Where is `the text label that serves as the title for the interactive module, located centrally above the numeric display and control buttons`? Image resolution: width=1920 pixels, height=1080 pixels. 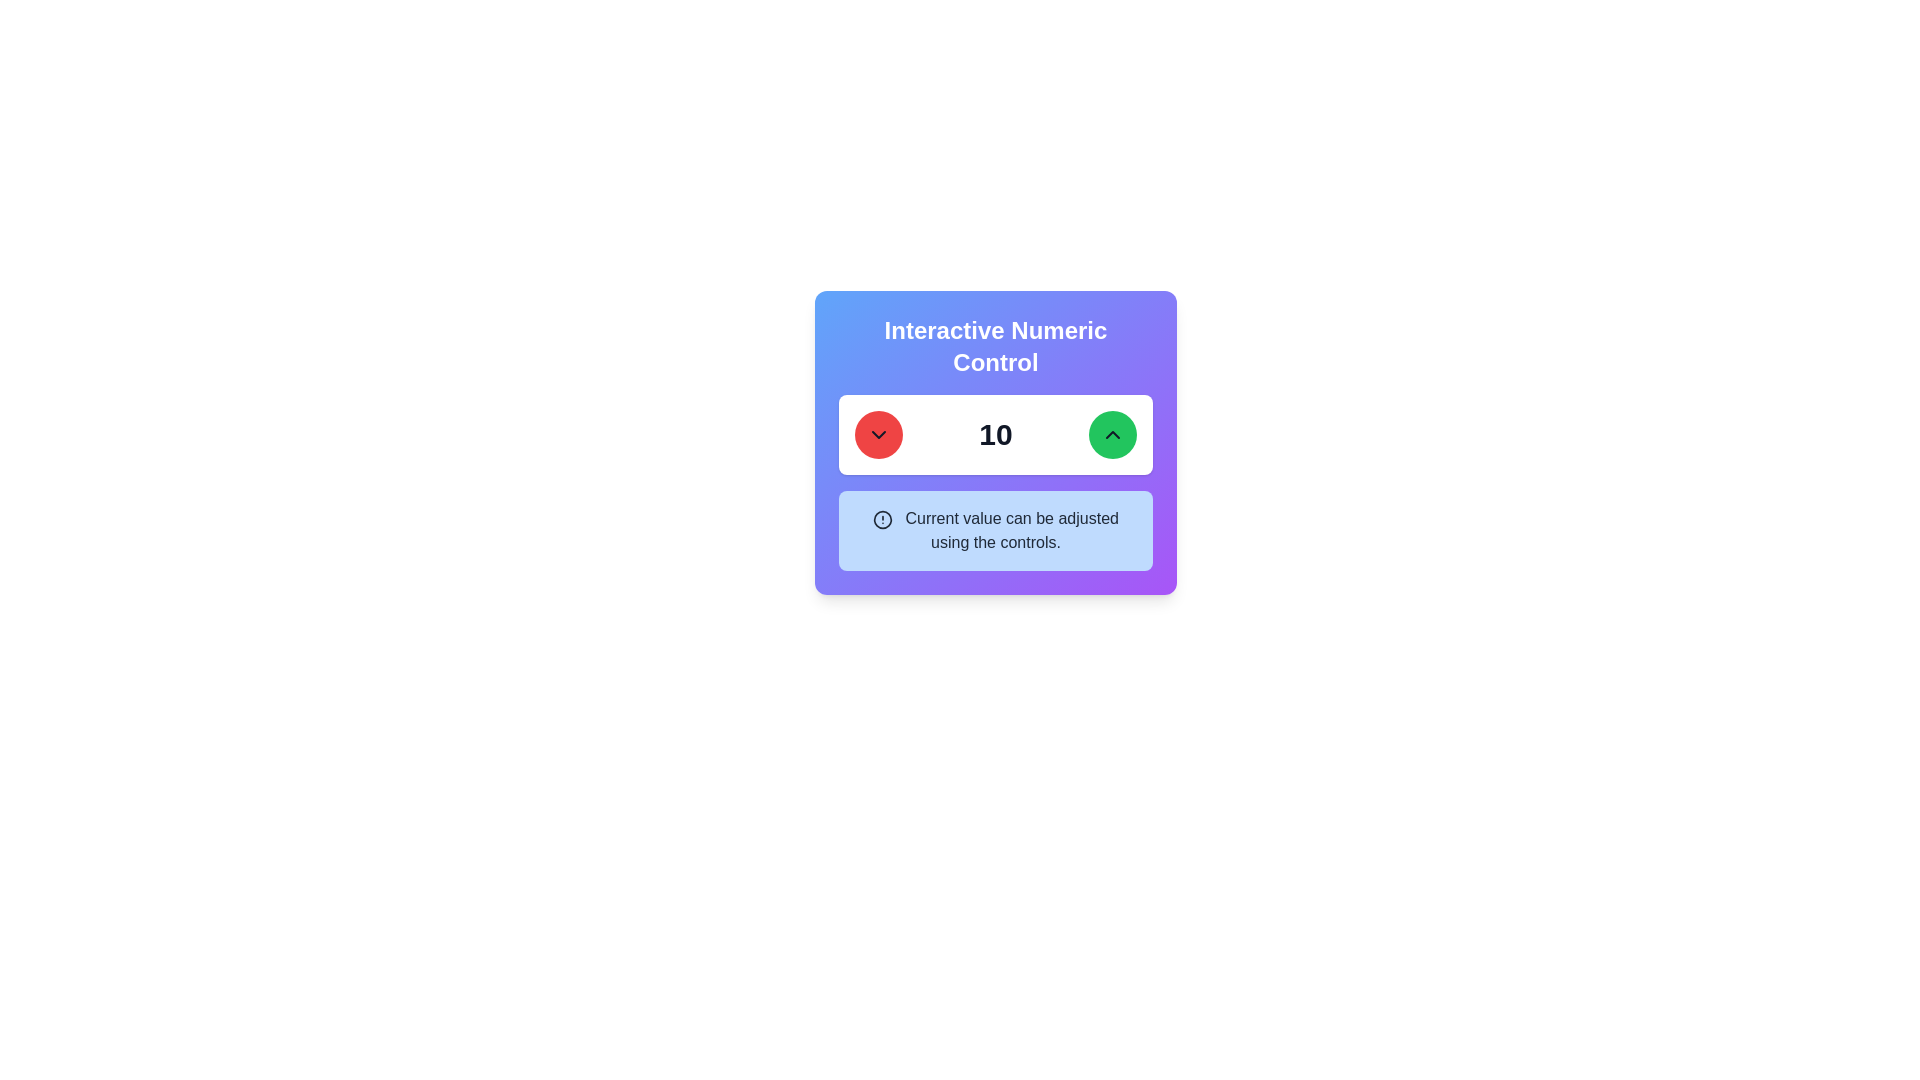 the text label that serves as the title for the interactive module, located centrally above the numeric display and control buttons is located at coordinates (996, 346).